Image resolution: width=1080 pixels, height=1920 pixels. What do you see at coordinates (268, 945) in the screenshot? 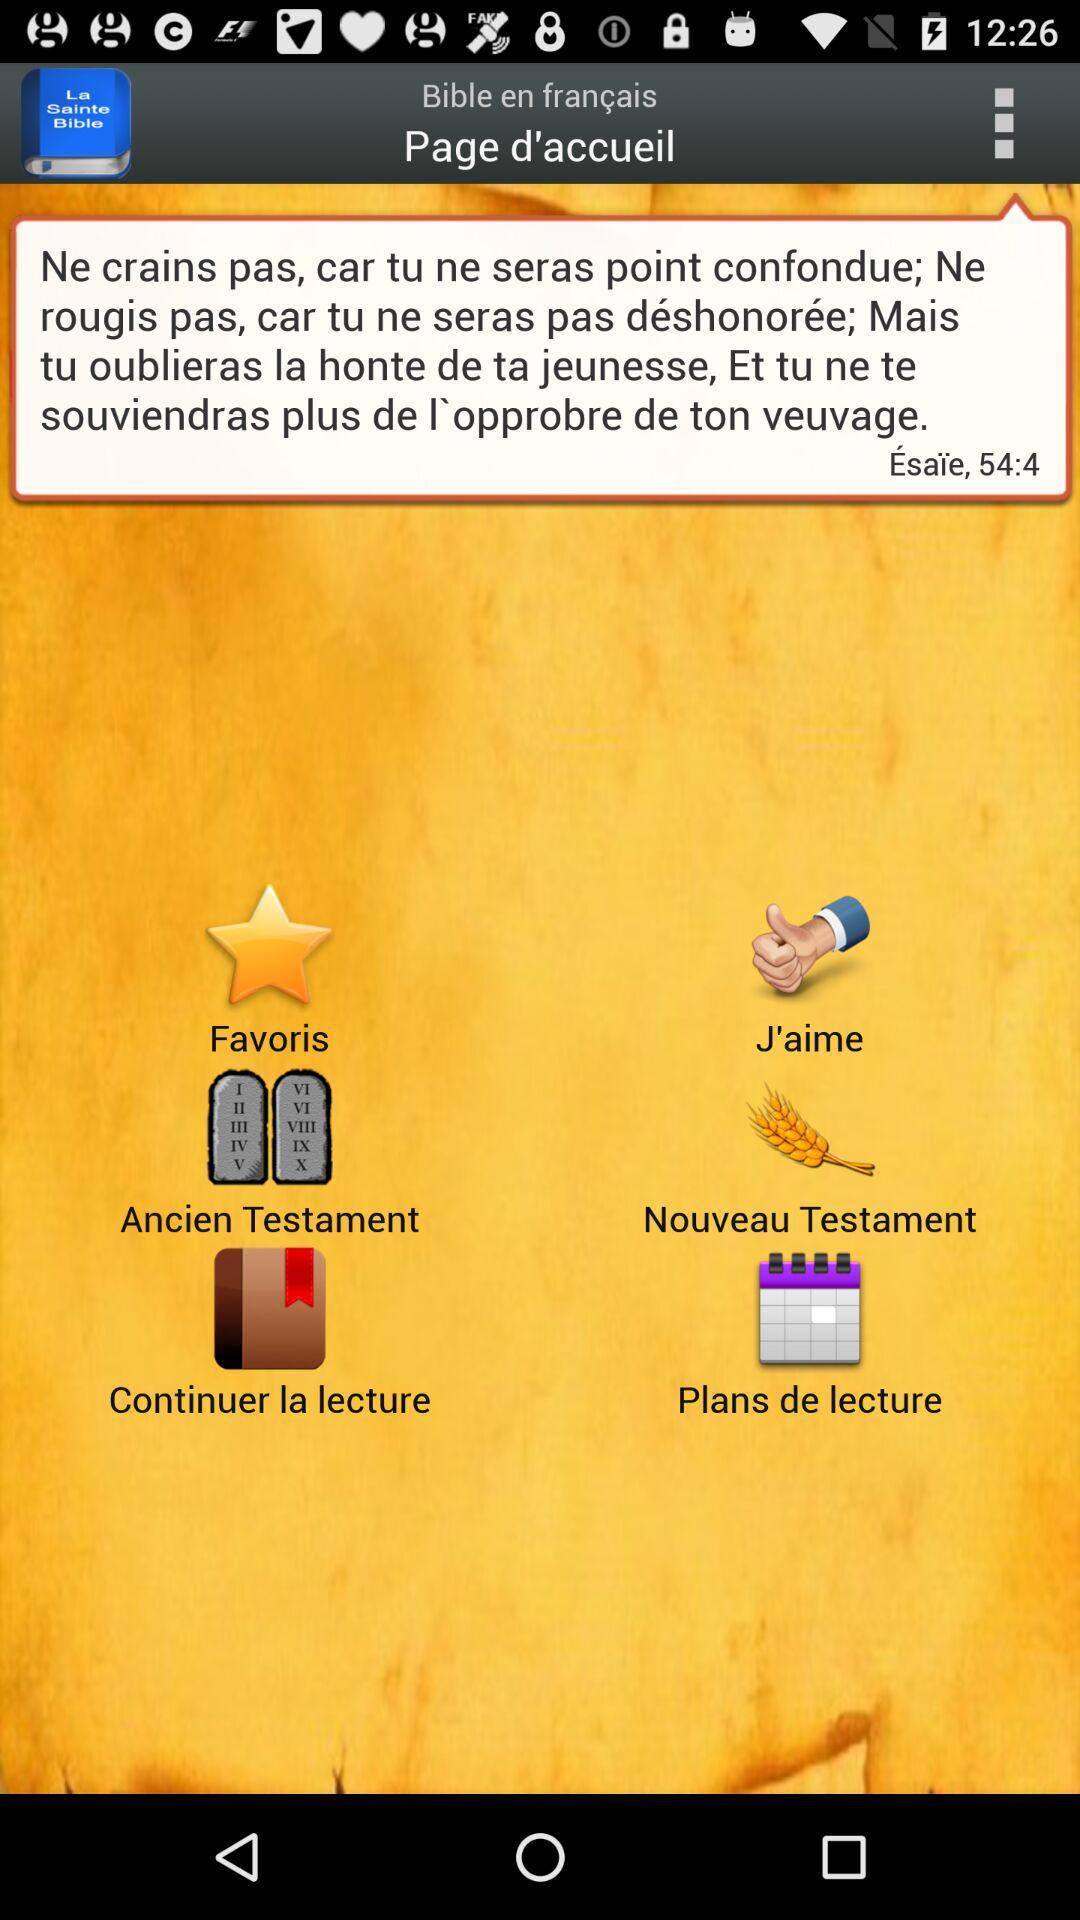
I see `goto favoris` at bounding box center [268, 945].